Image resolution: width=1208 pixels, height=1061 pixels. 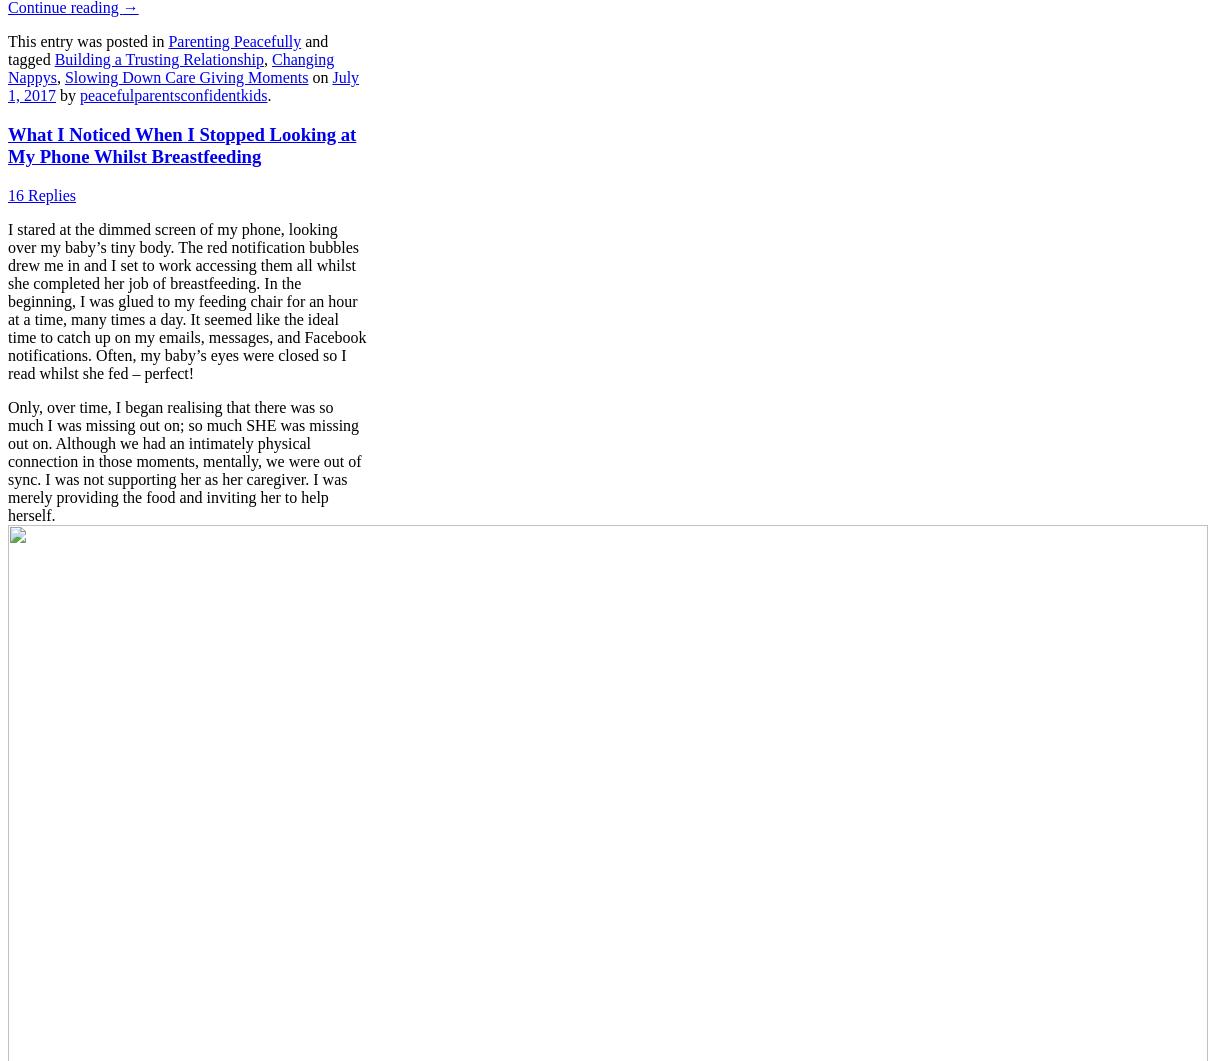 I want to click on 'Parenting Peacefully', so click(x=234, y=41).